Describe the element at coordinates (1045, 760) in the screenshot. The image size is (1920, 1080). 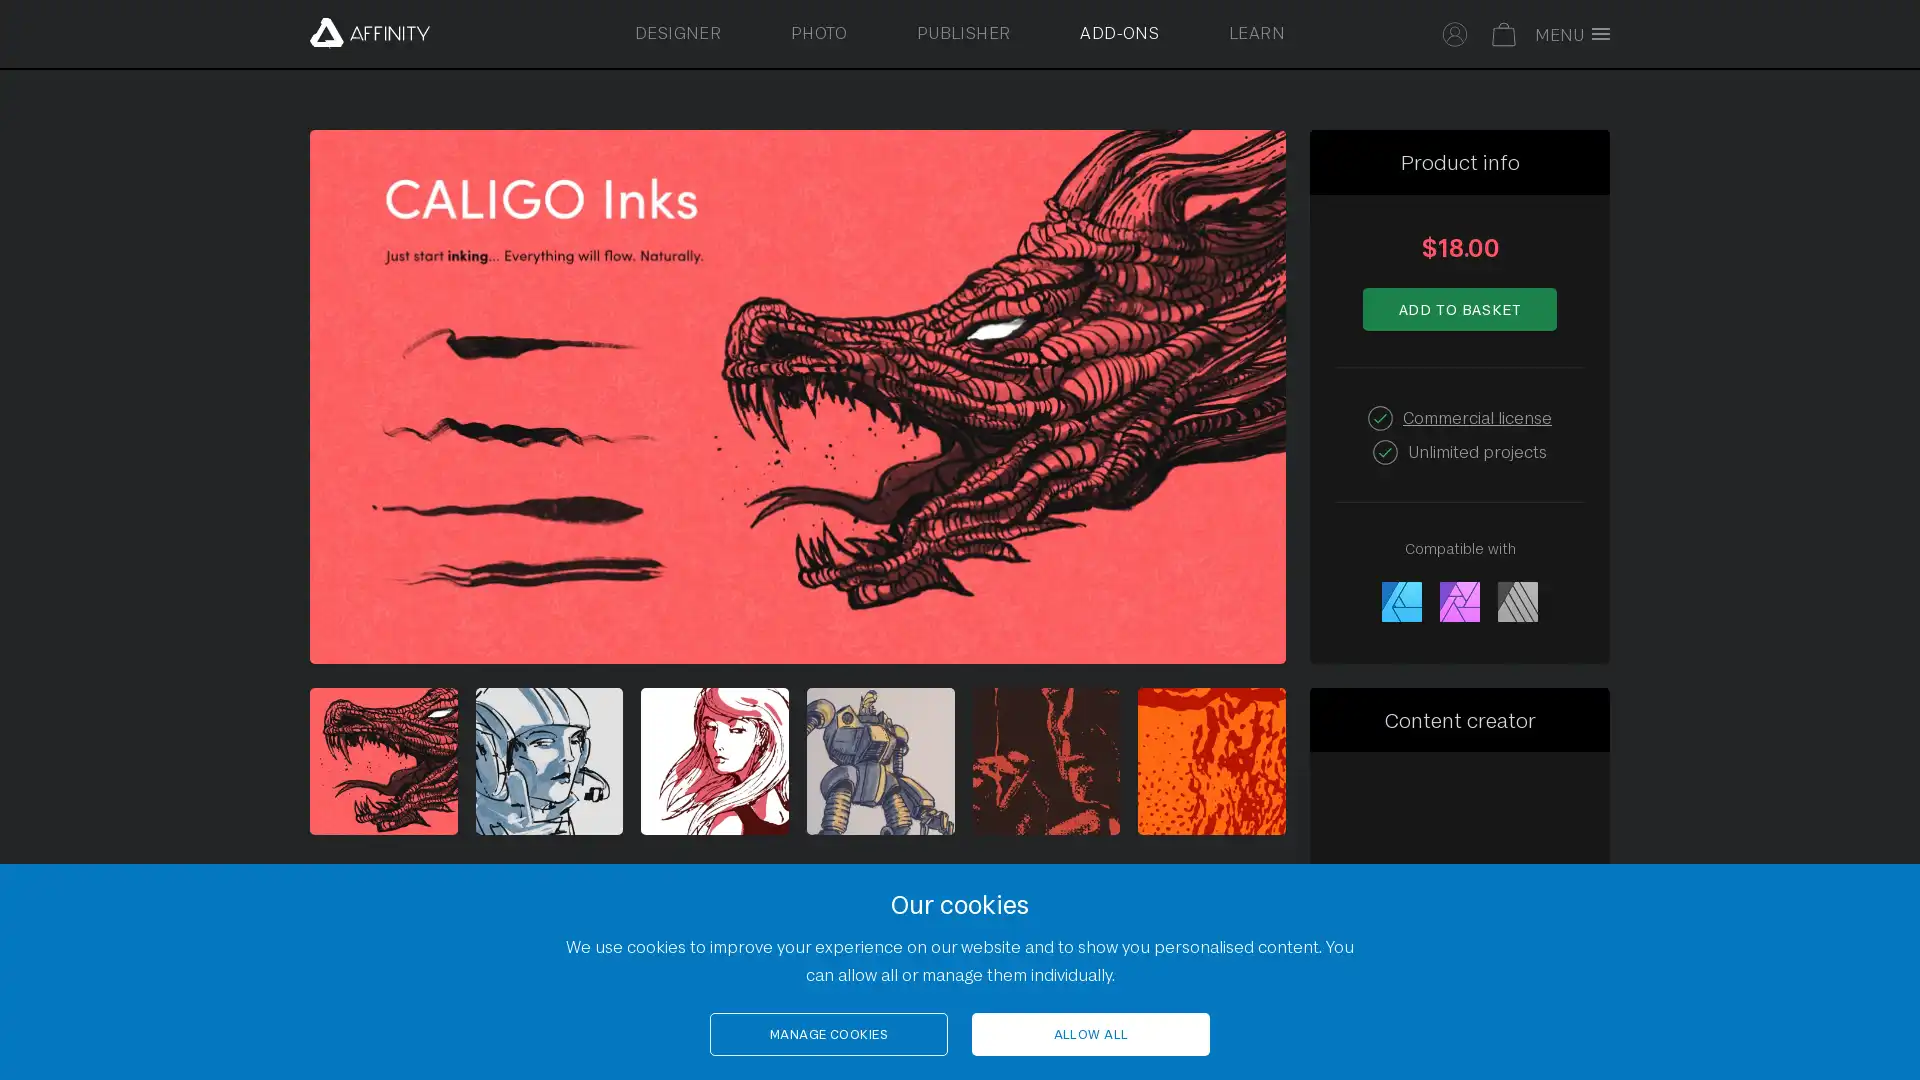
I see `Select to view image 5` at that location.